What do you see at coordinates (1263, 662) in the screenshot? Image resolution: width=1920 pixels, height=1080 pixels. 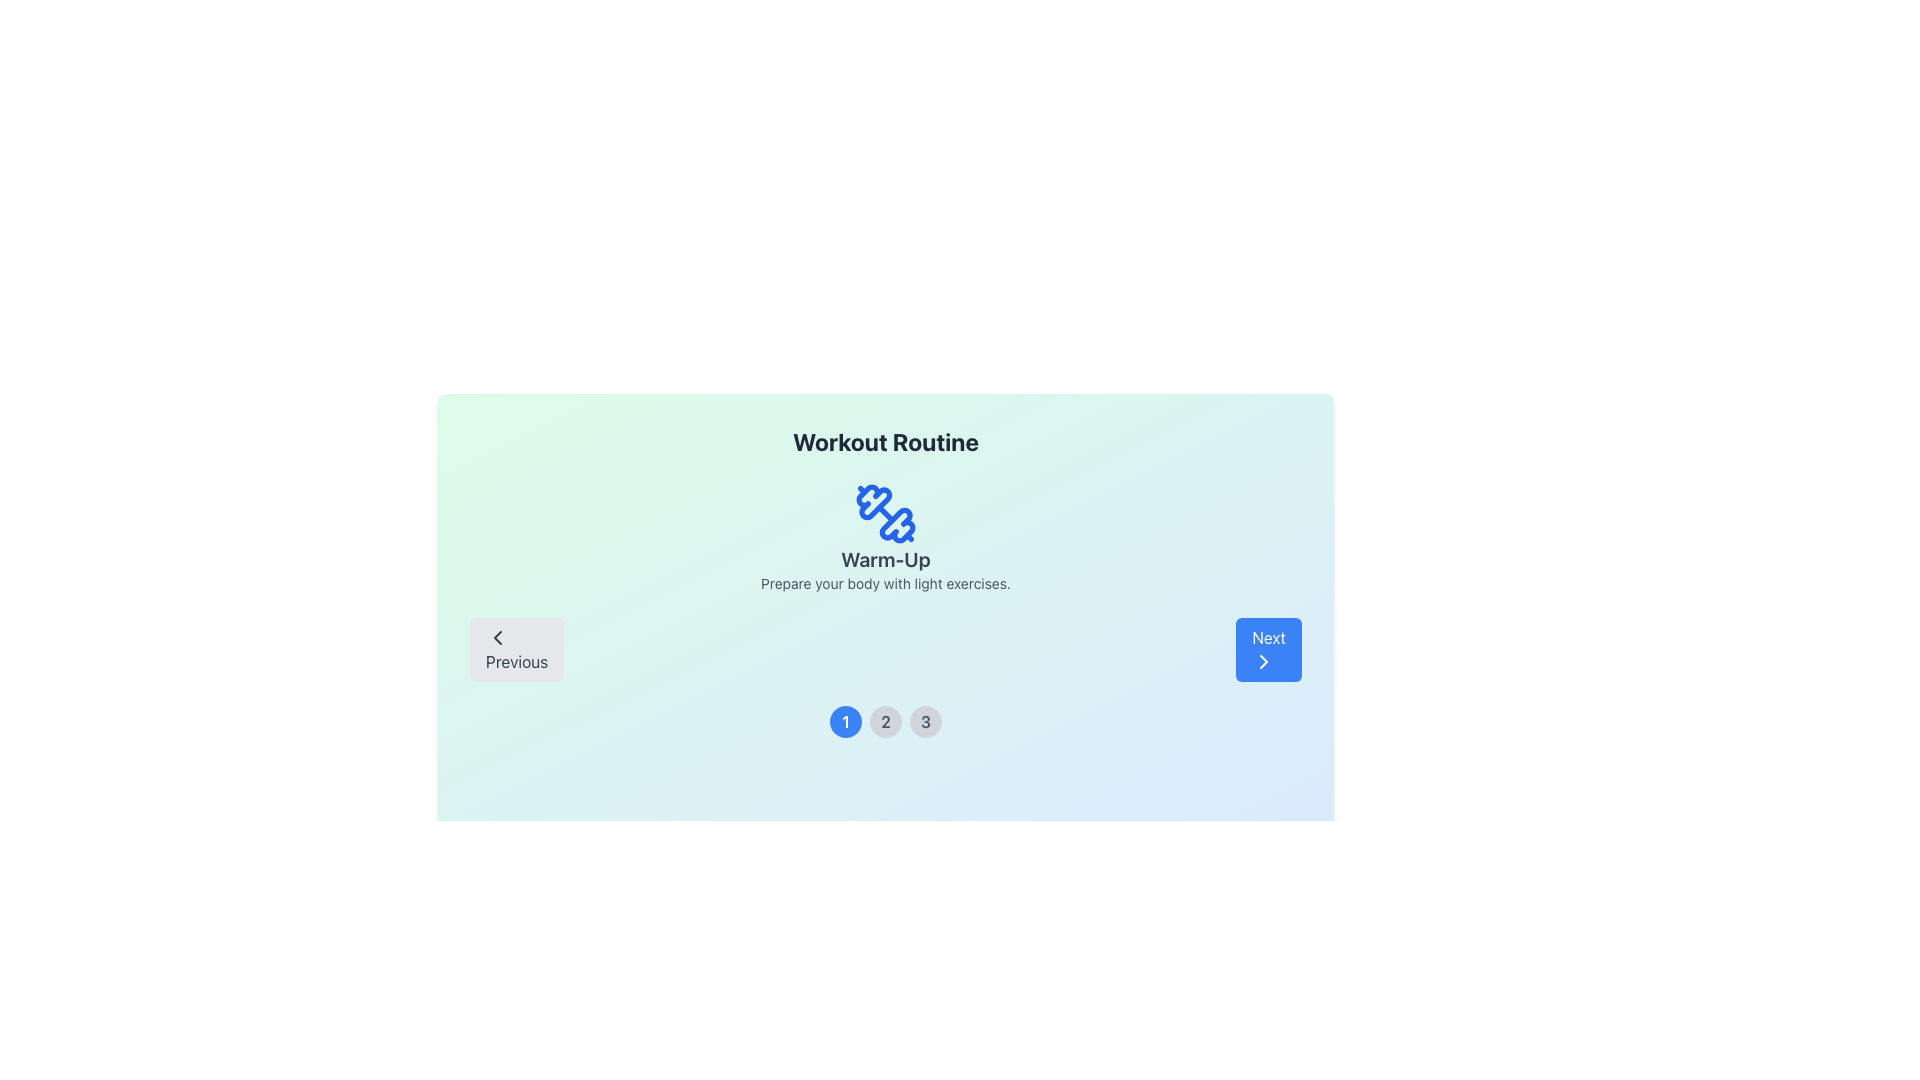 I see `the chevron icon indicating forward navigation functionality, which is located inside the rectangular navigation button at the bottom-right corner of the main content area, adjacent to the 'Next' label` at bounding box center [1263, 662].